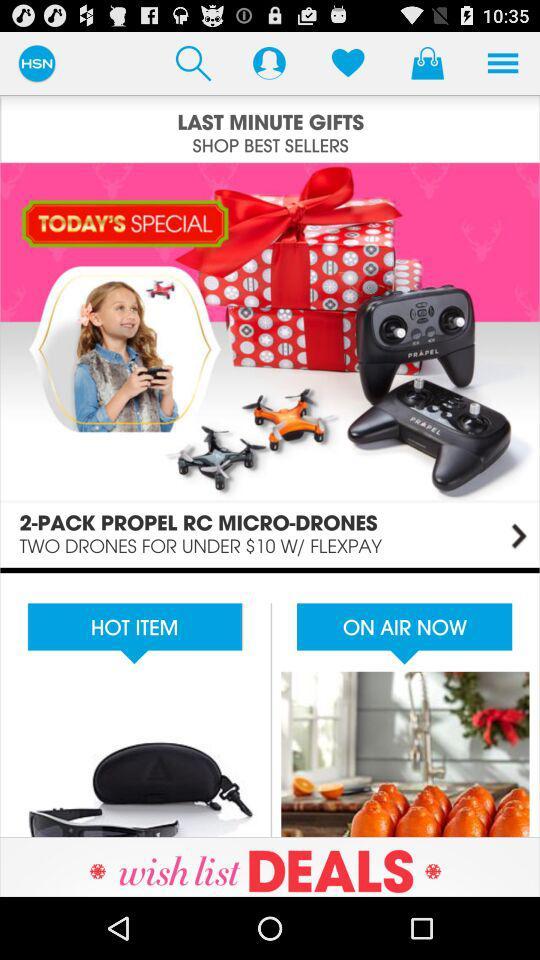 The height and width of the screenshot is (960, 540). Describe the element at coordinates (270, 702) in the screenshot. I see `click on adds` at that location.